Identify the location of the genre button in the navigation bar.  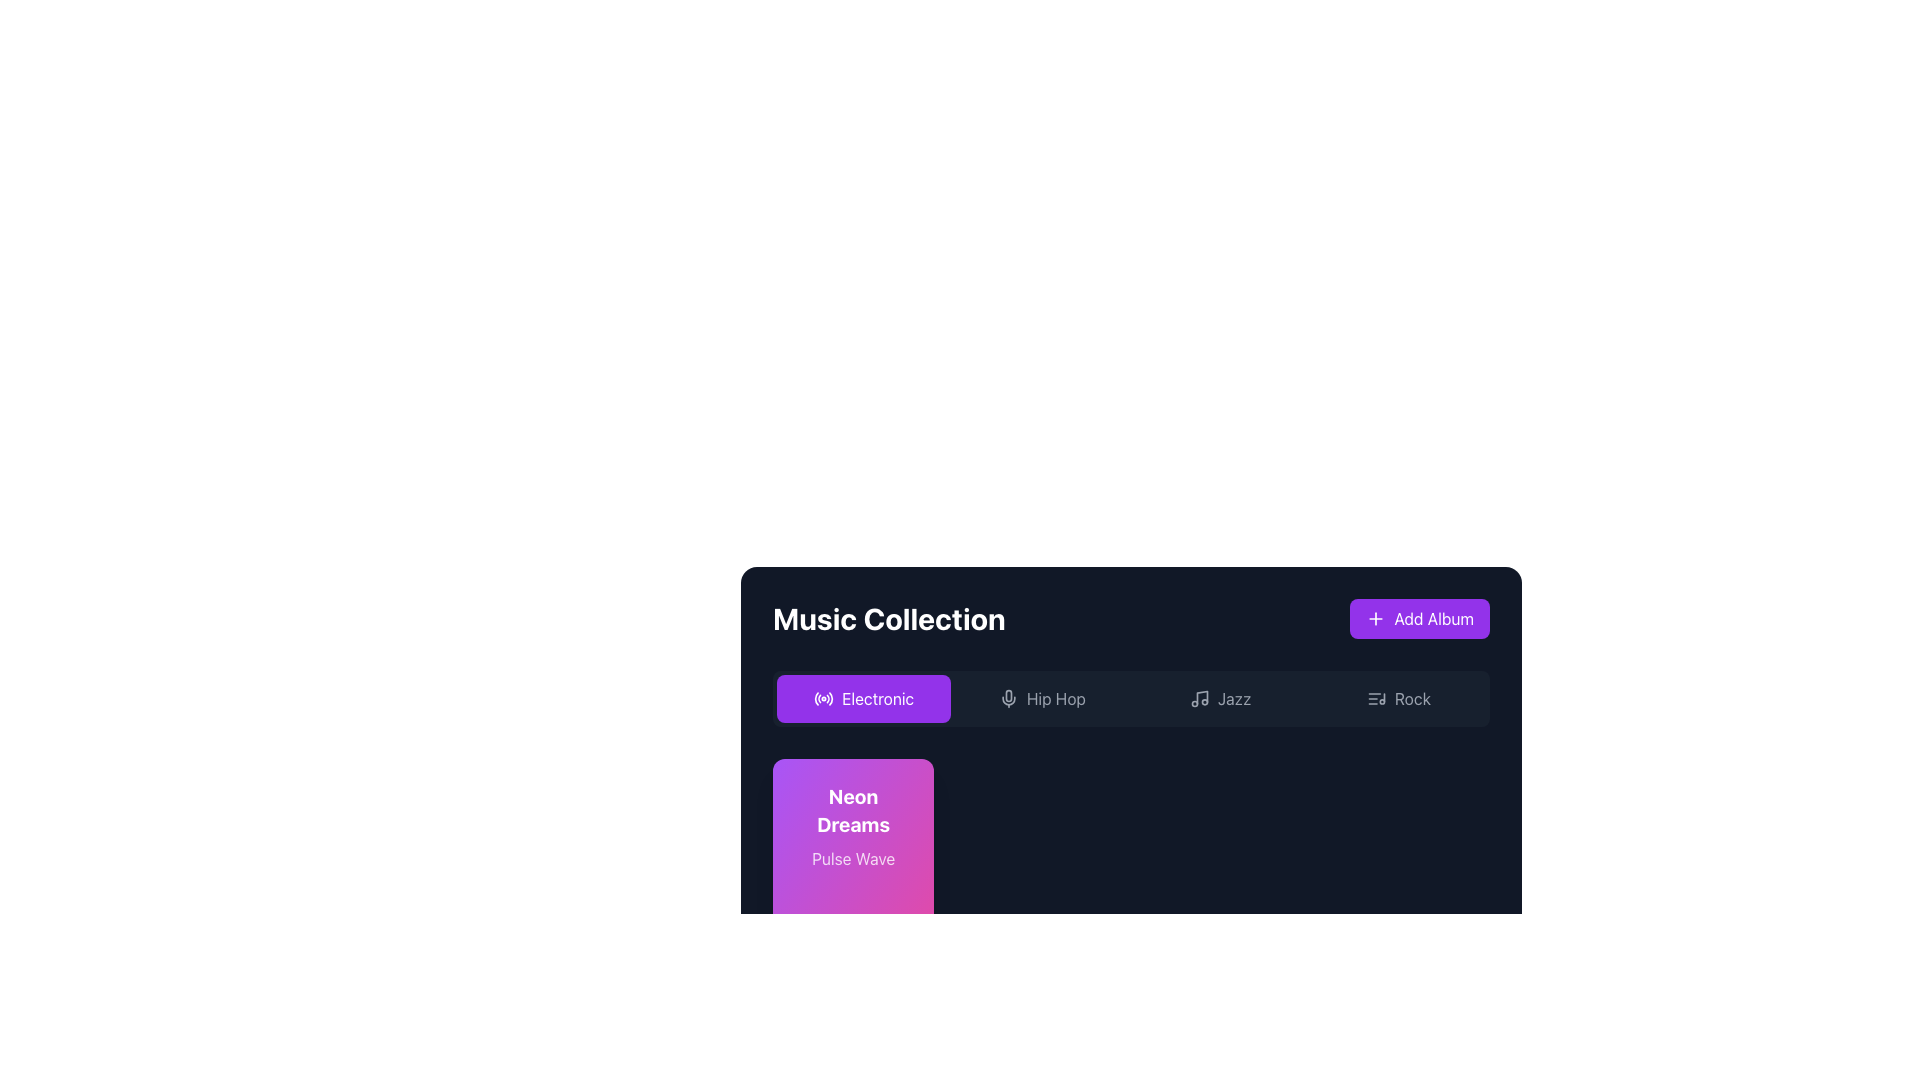
(1131, 697).